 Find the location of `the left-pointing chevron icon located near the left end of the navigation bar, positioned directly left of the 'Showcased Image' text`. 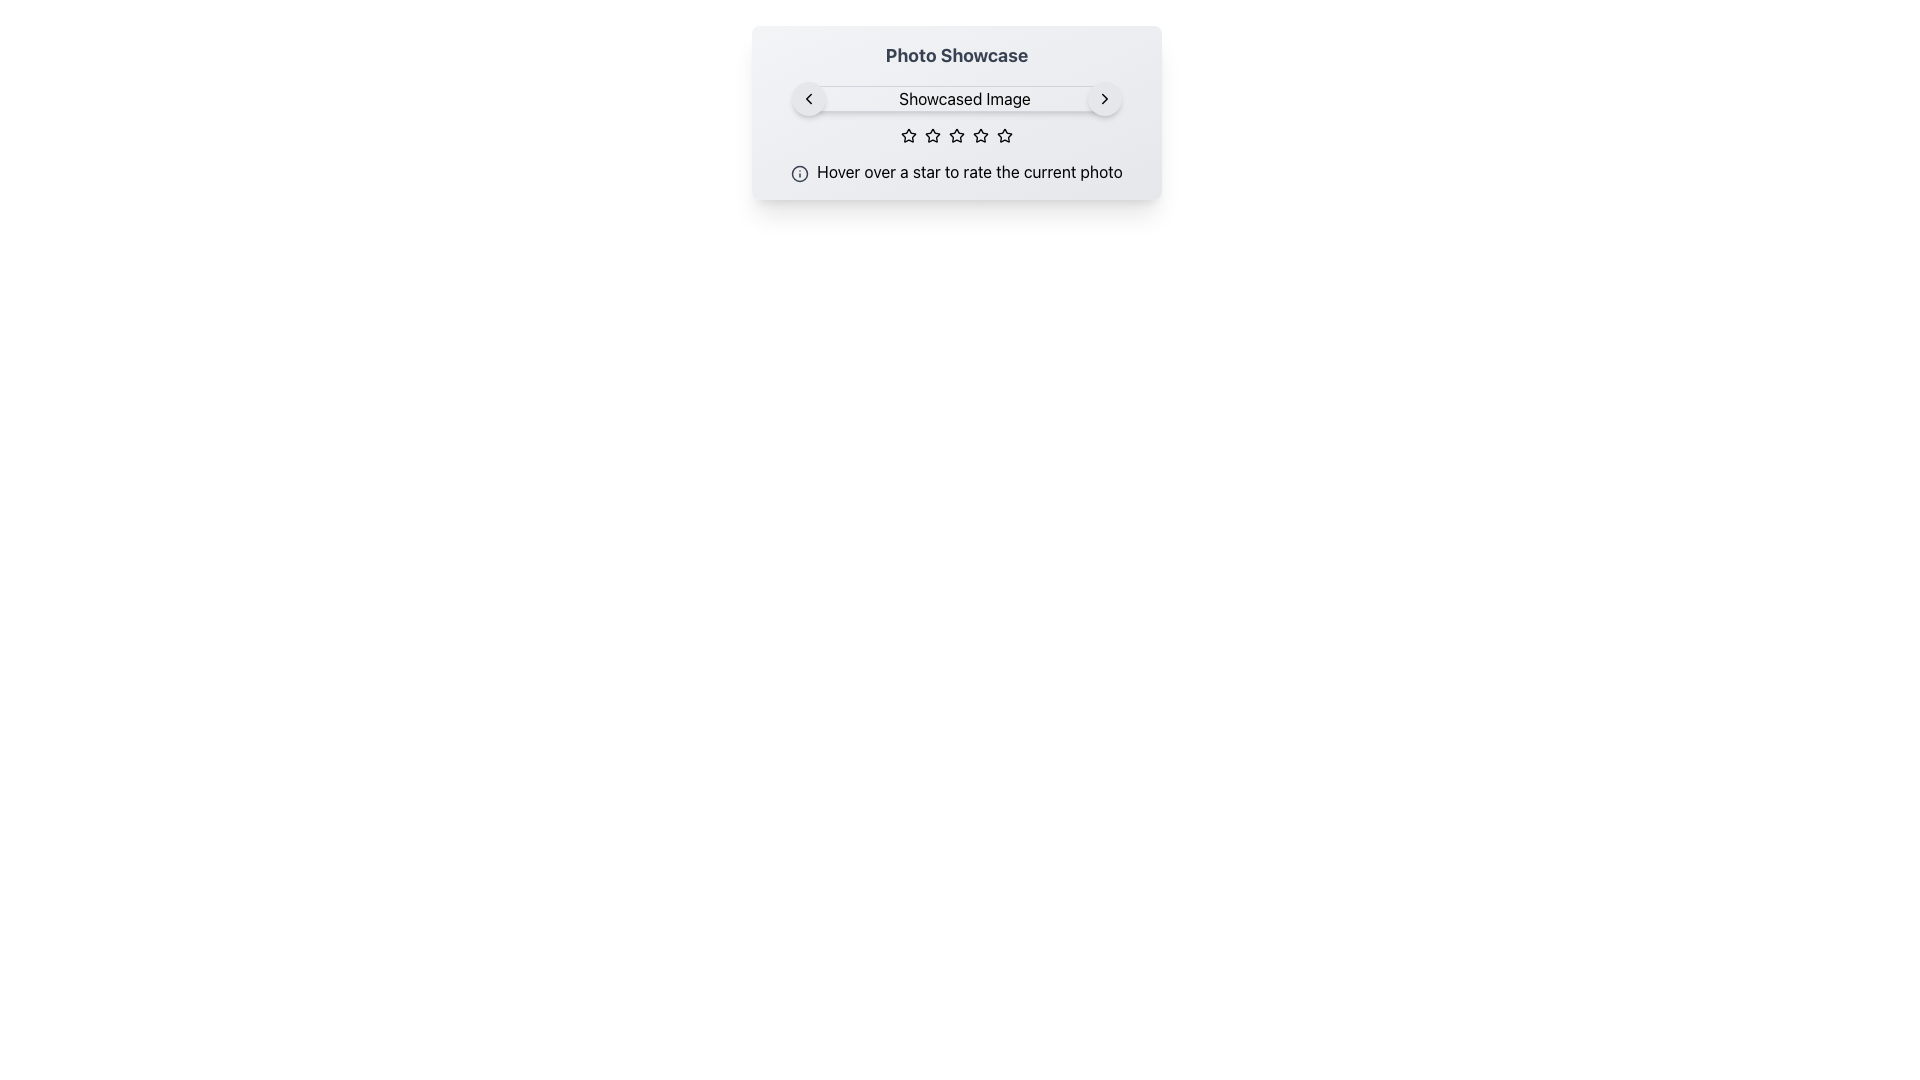

the left-pointing chevron icon located near the left end of the navigation bar, positioned directly left of the 'Showcased Image' text is located at coordinates (809, 99).